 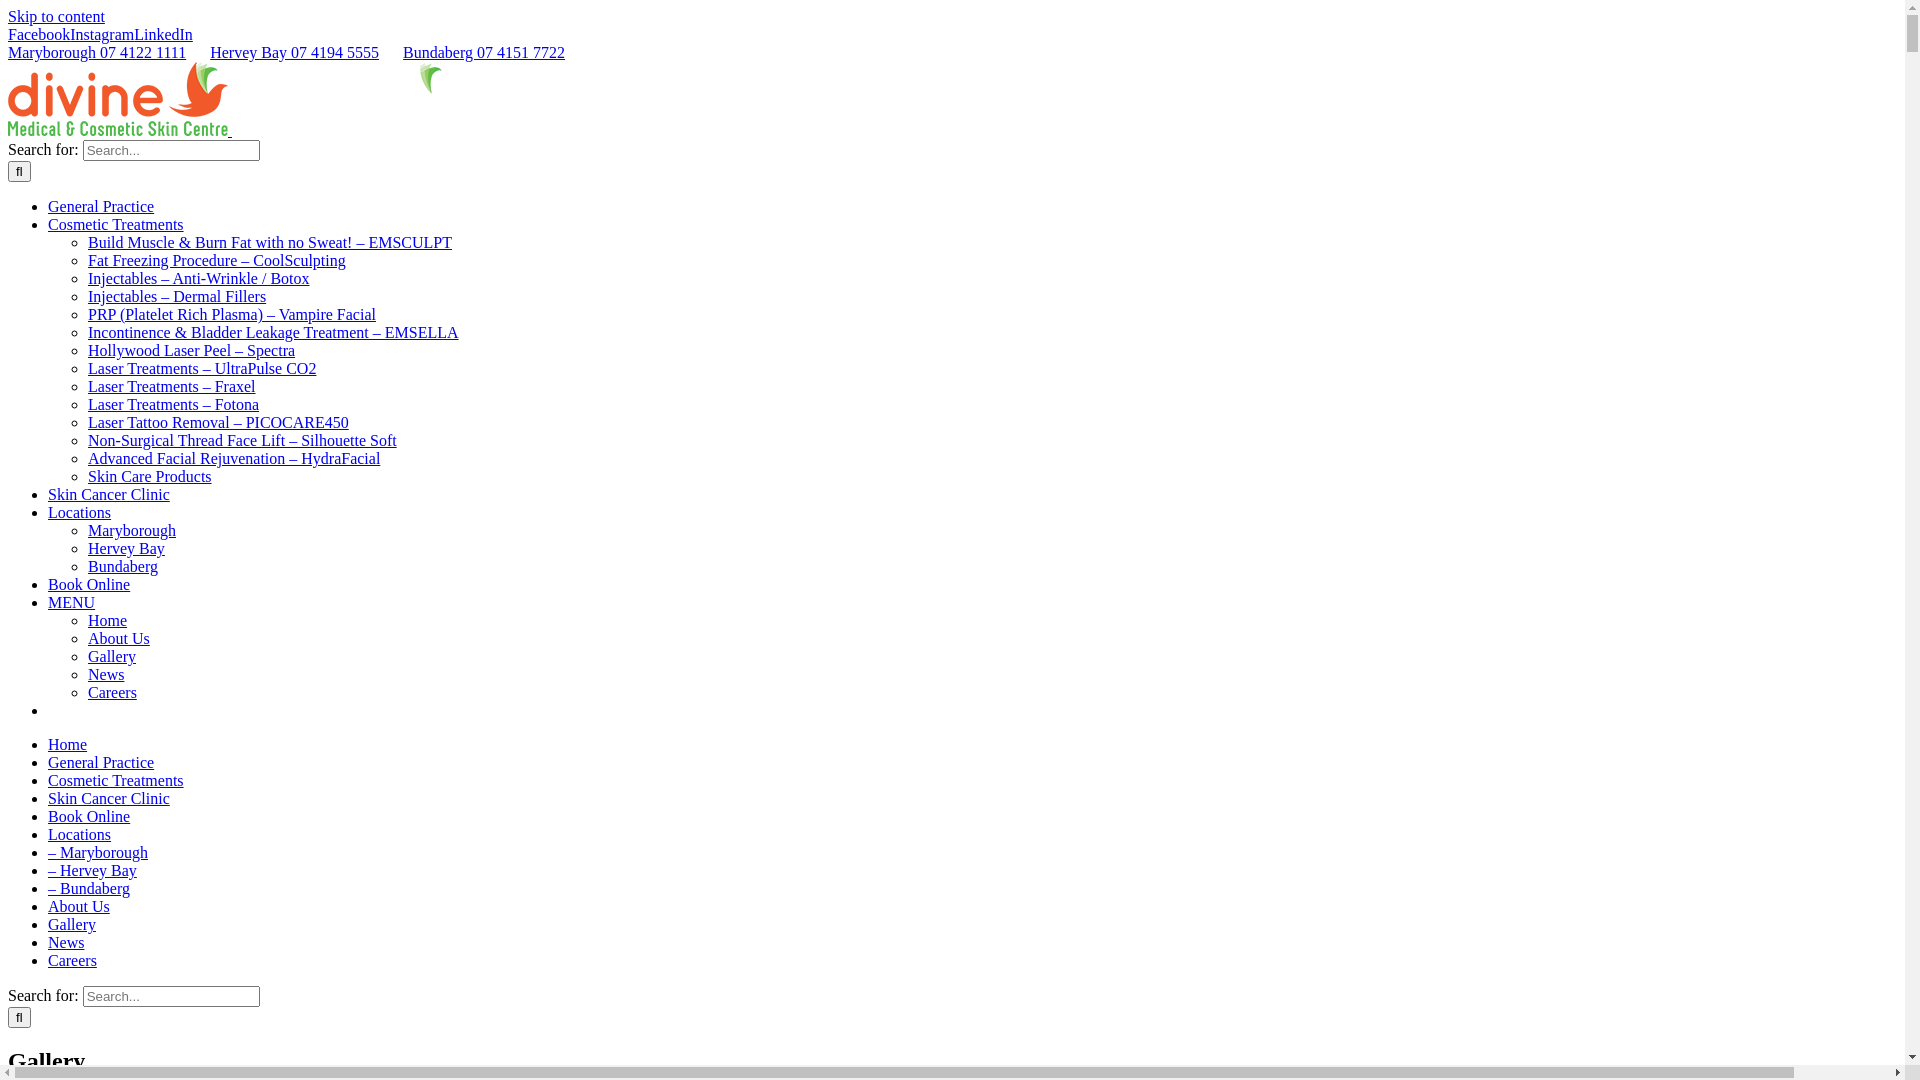 What do you see at coordinates (72, 959) in the screenshot?
I see `'Careers'` at bounding box center [72, 959].